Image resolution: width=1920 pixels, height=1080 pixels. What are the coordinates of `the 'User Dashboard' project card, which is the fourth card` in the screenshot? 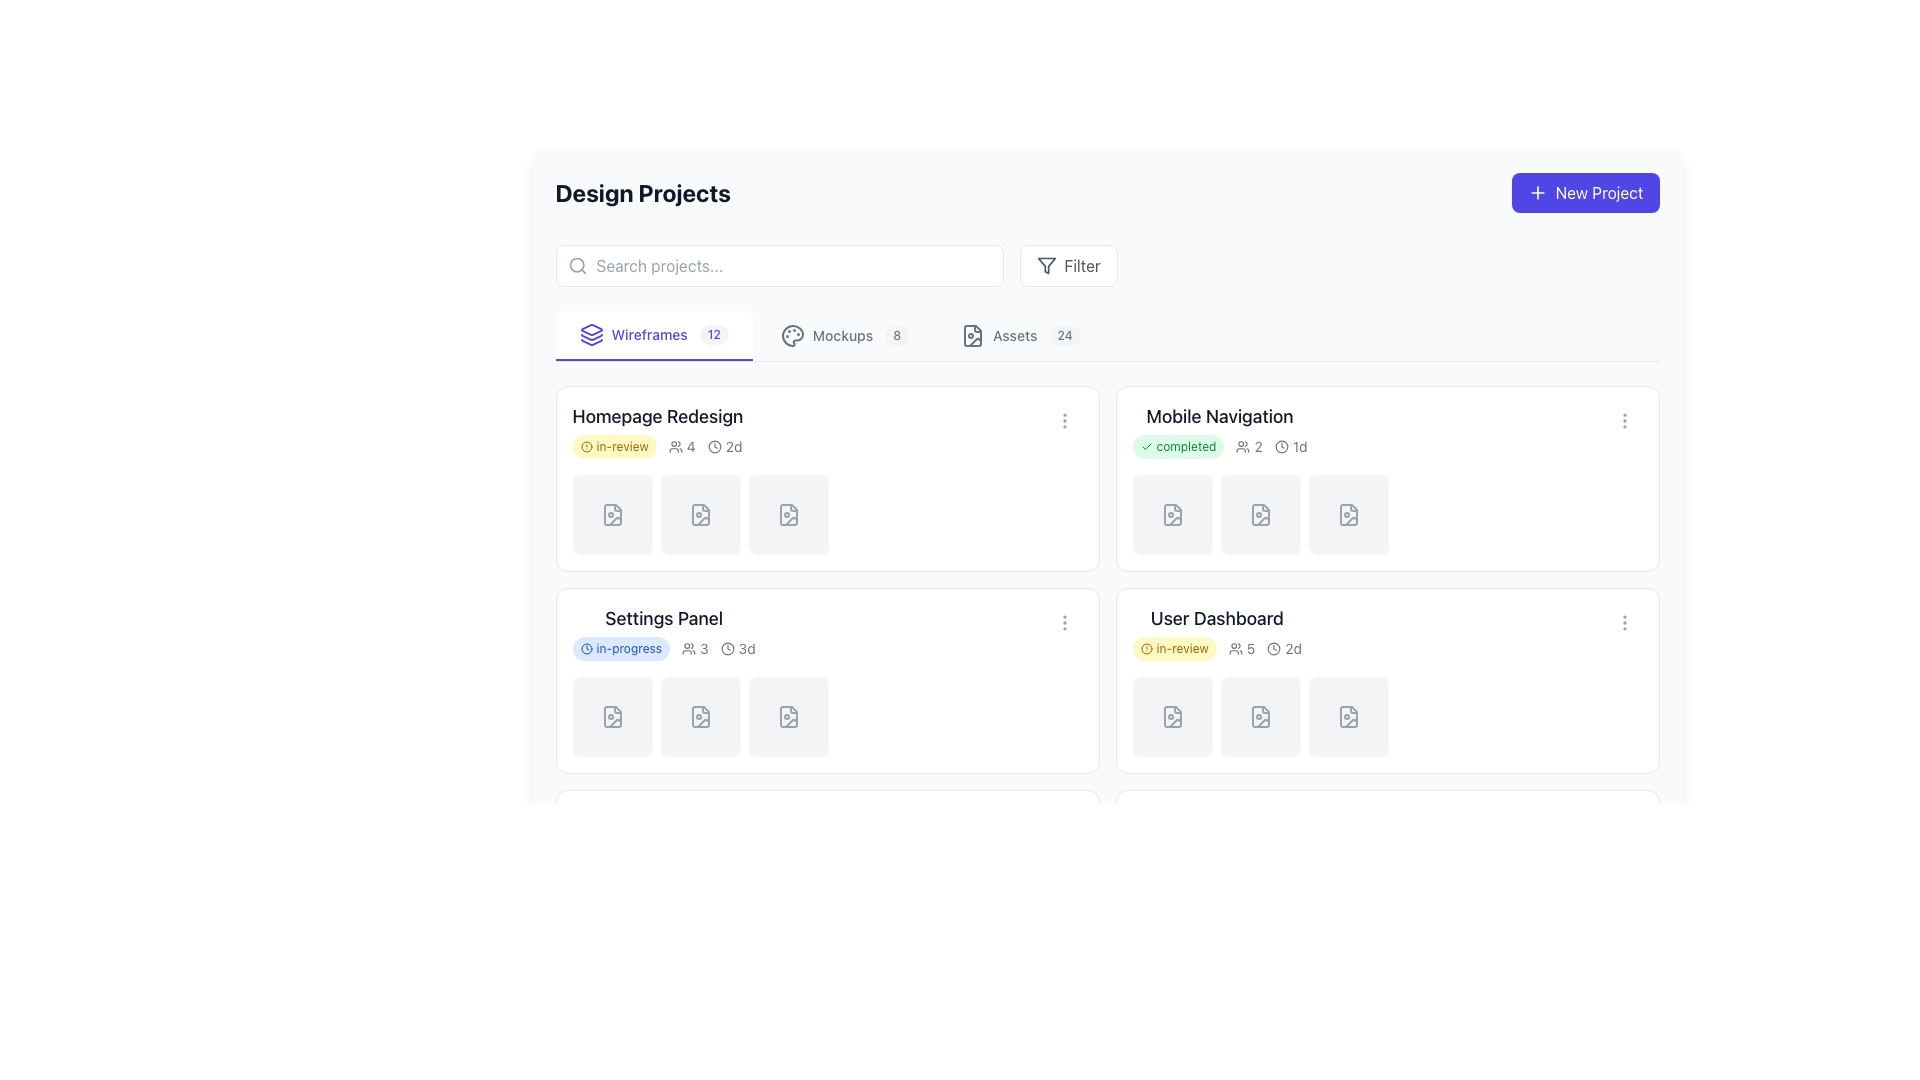 It's located at (1386, 680).